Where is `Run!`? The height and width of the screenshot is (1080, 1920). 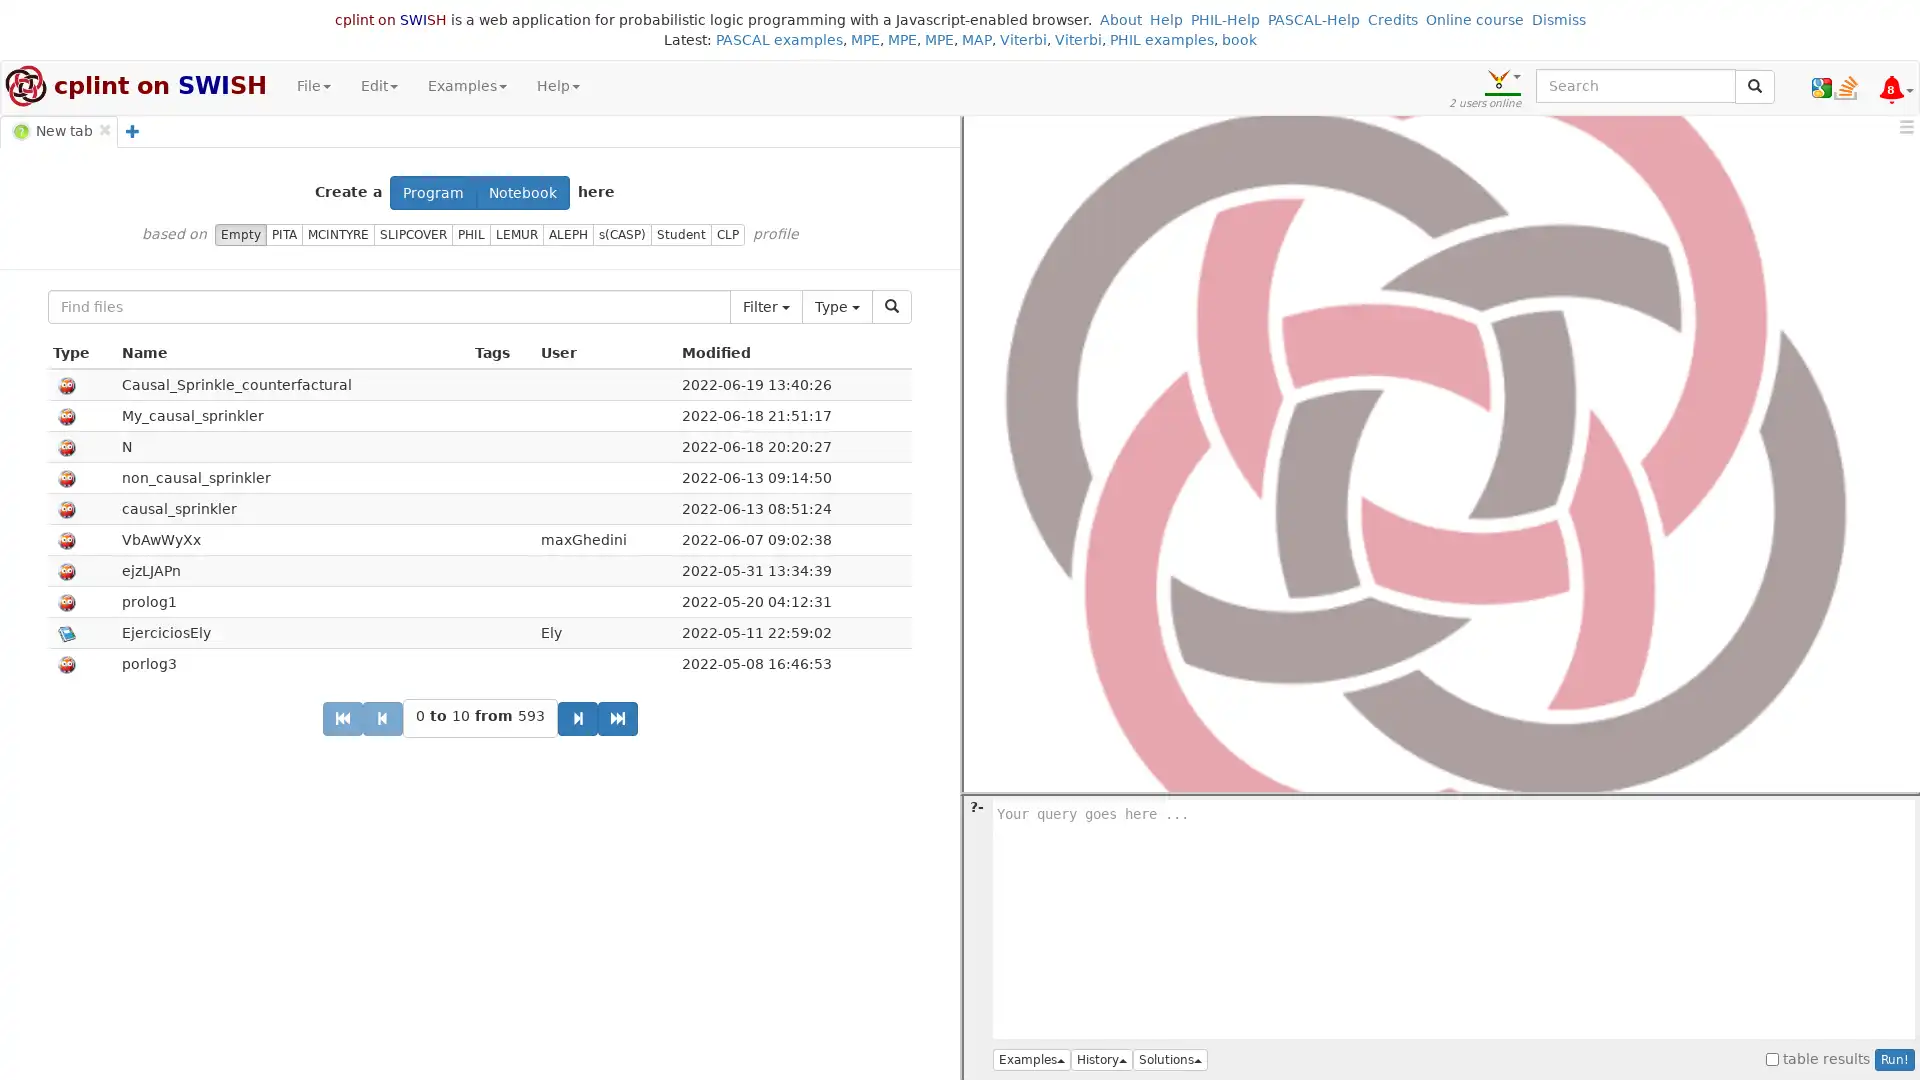
Run! is located at coordinates (1894, 1059).